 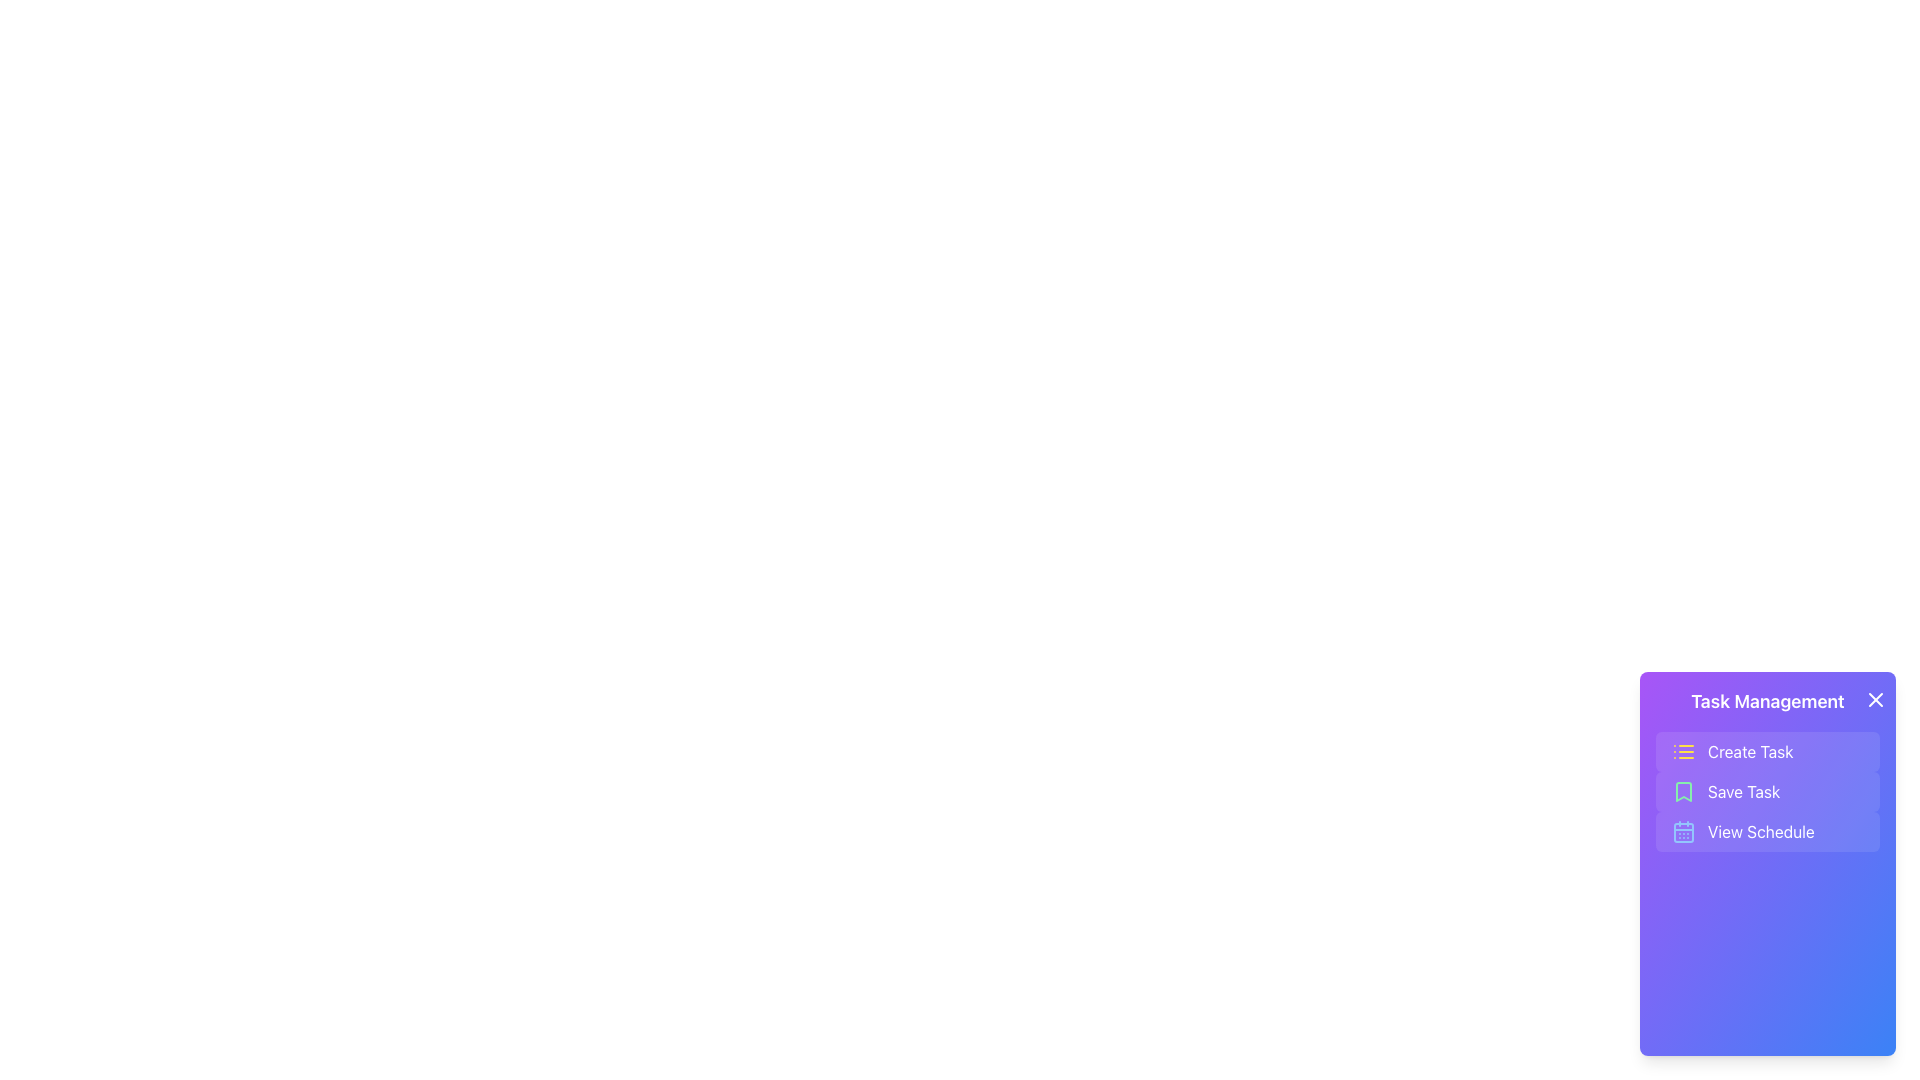 What do you see at coordinates (1749, 752) in the screenshot?
I see `the 'Create New Task' button located in the 'Task Management' menu` at bounding box center [1749, 752].